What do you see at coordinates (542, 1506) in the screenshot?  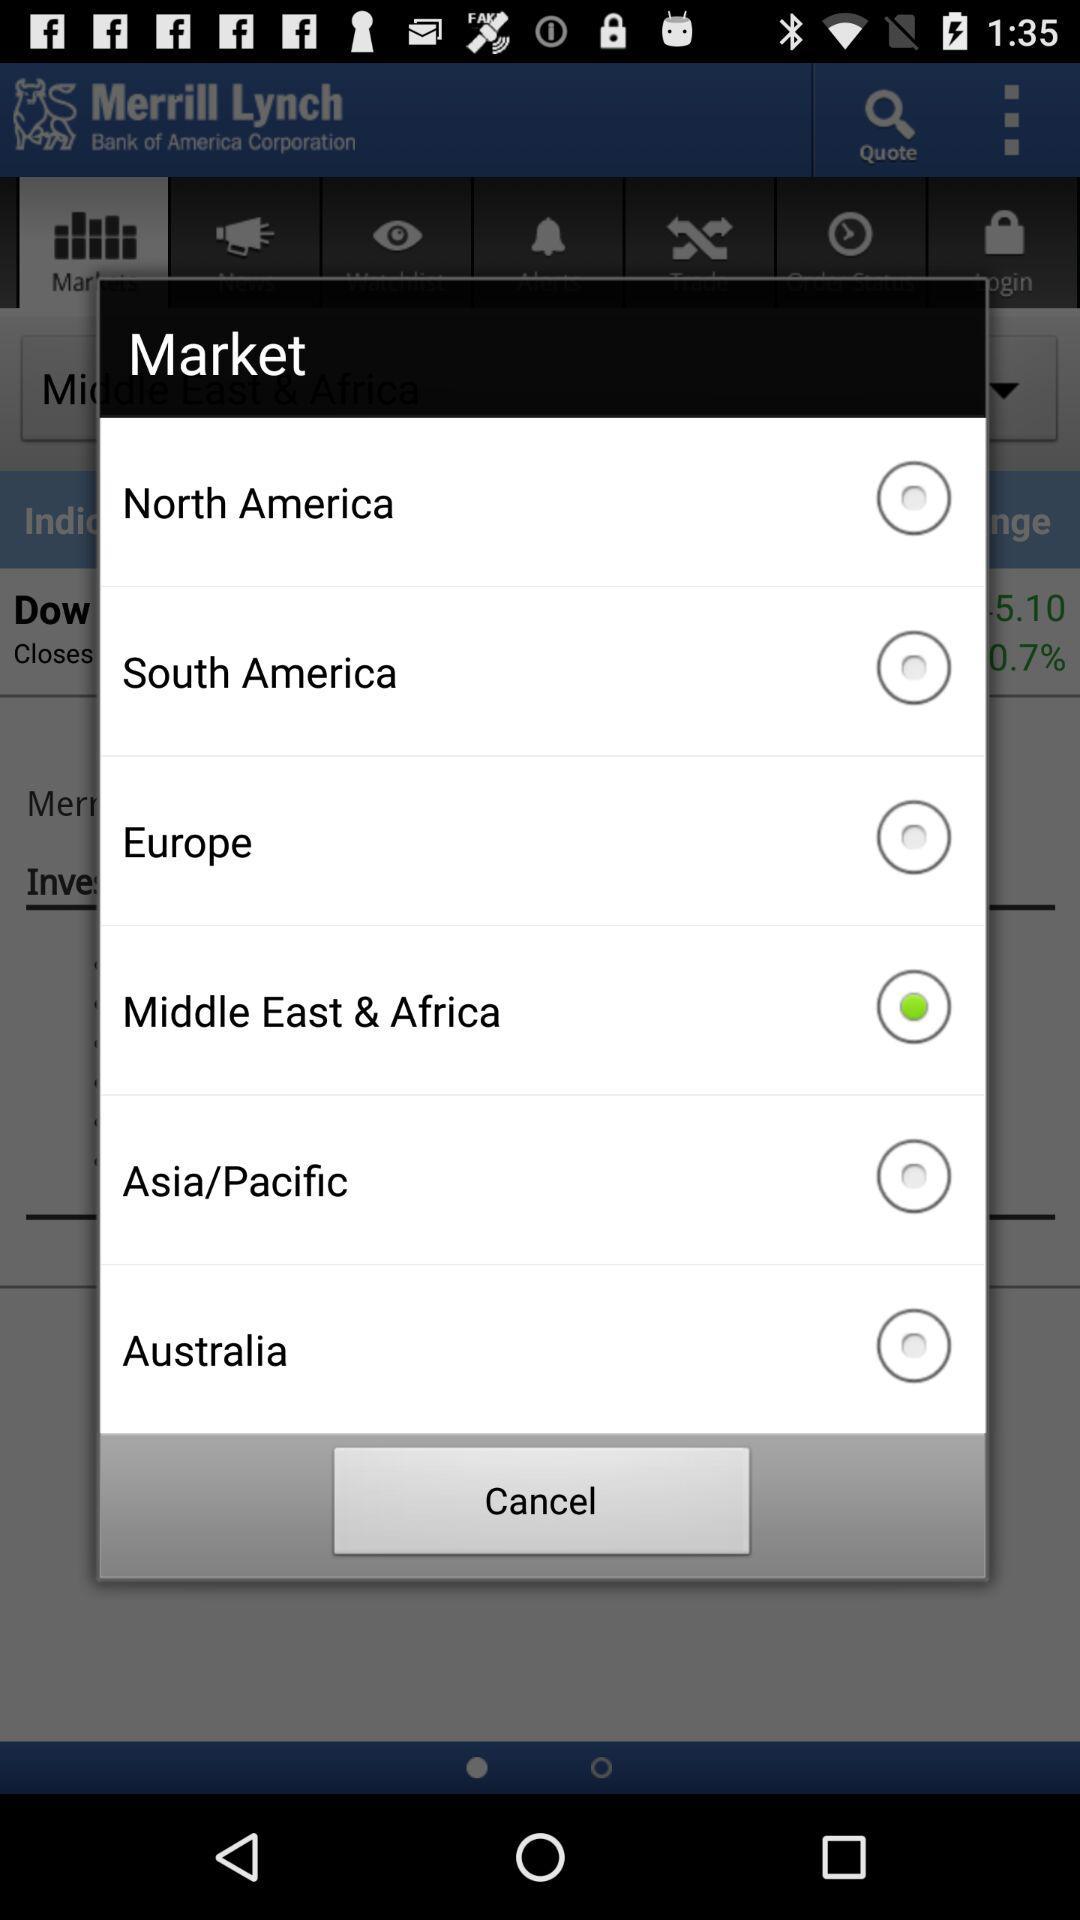 I see `icon below australia checkbox` at bounding box center [542, 1506].